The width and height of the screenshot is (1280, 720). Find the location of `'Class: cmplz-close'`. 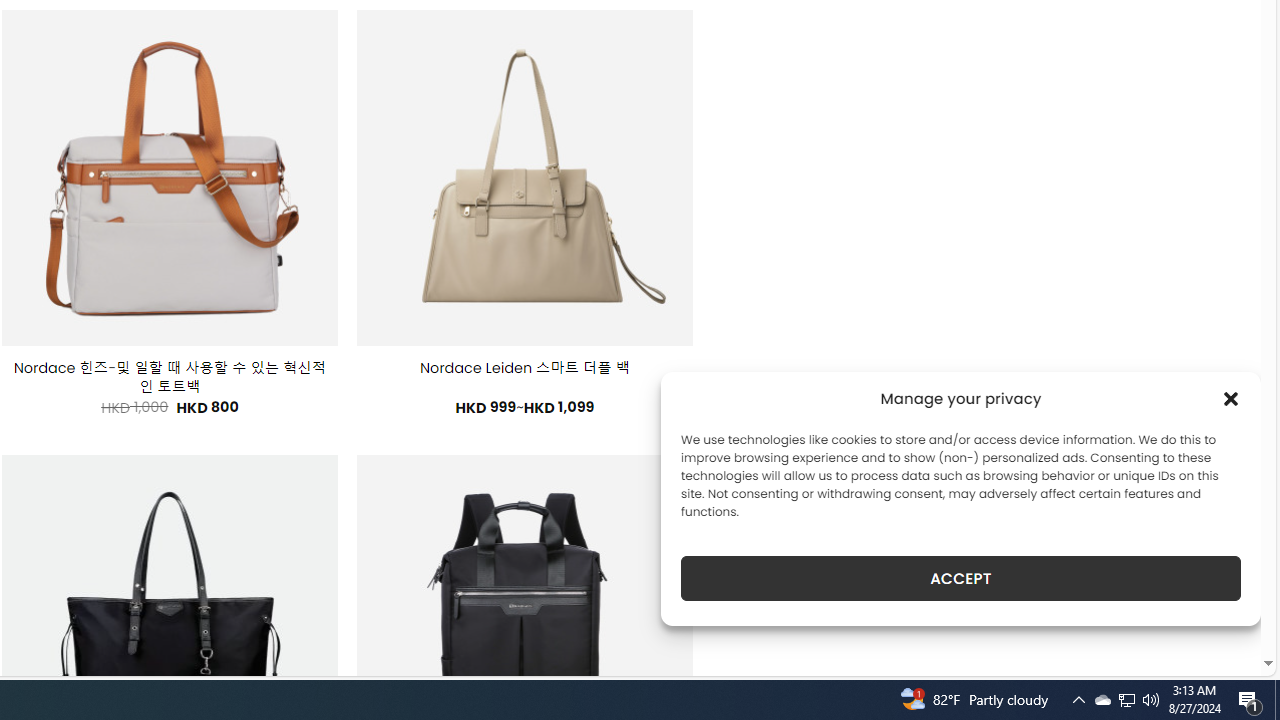

'Class: cmplz-close' is located at coordinates (1230, 398).